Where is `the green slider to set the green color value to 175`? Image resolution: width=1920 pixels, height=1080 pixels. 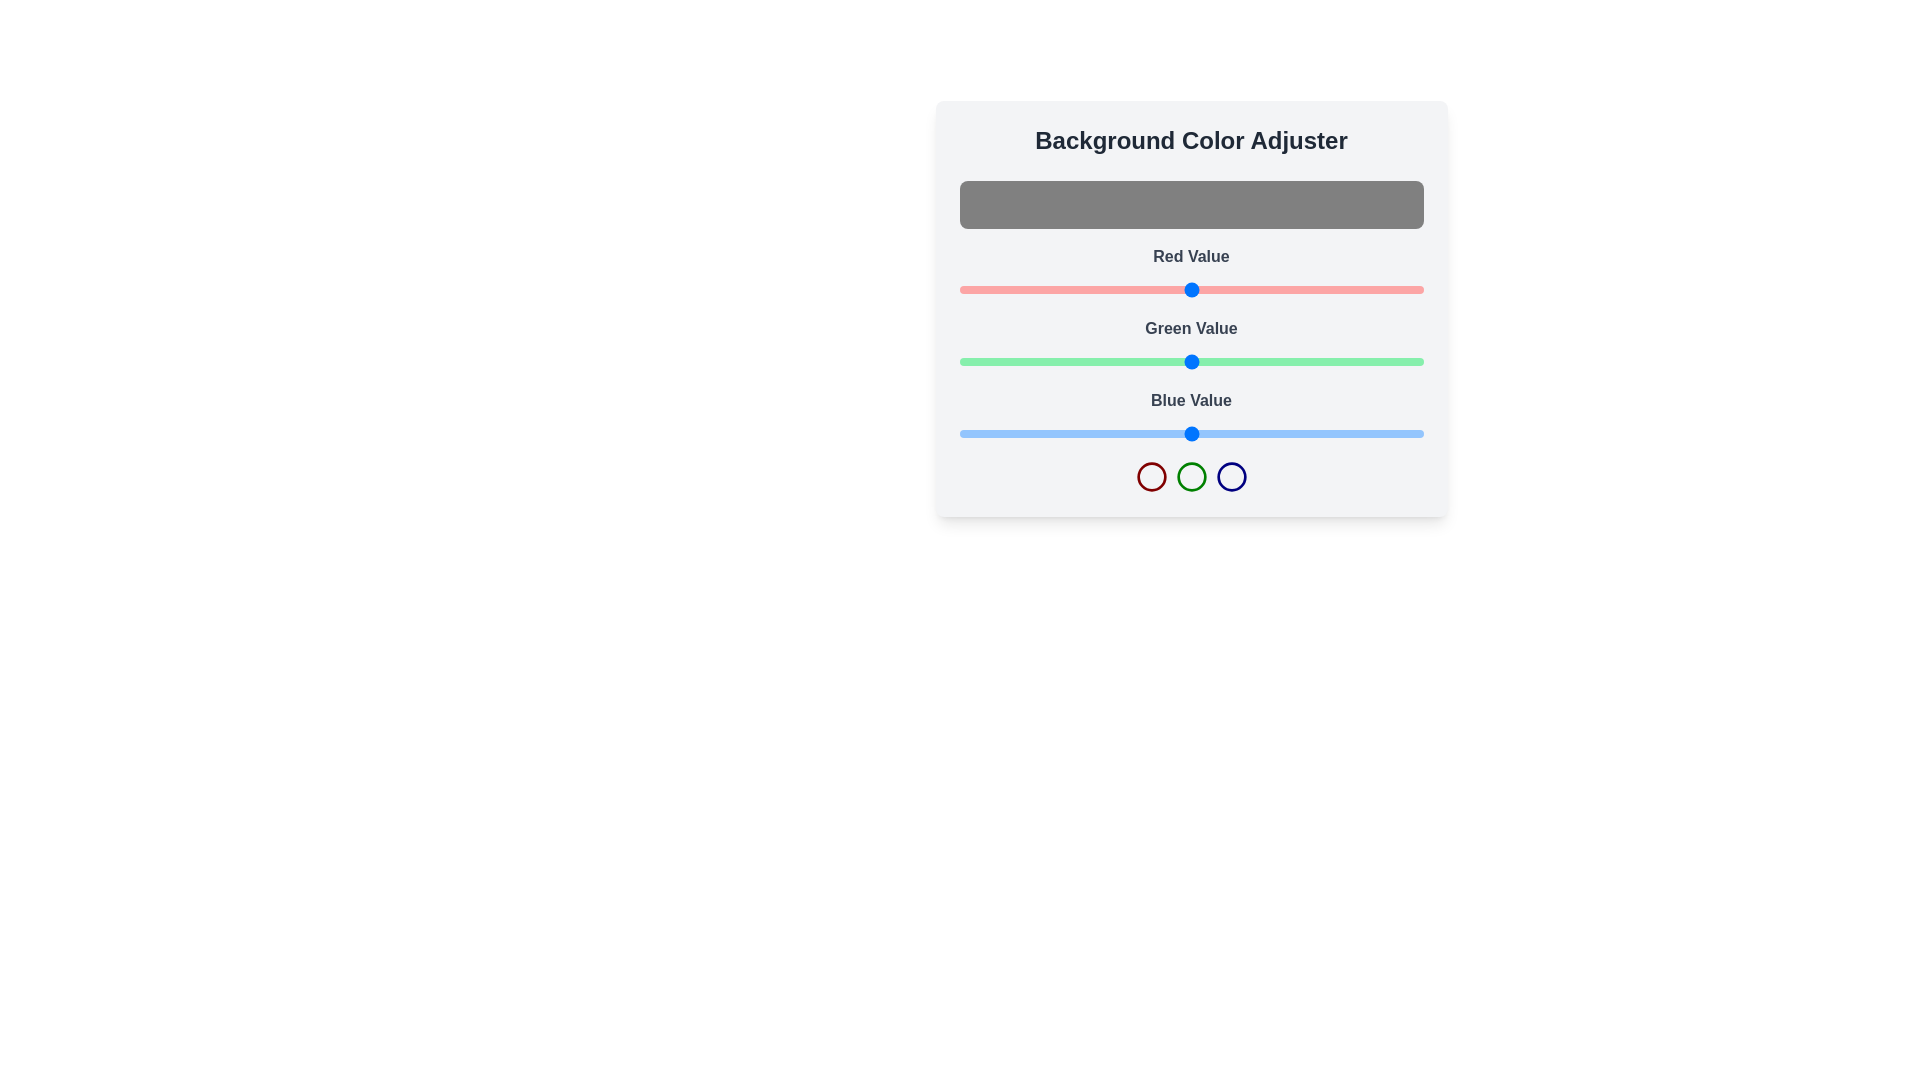 the green slider to set the green color value to 175 is located at coordinates (1276, 362).